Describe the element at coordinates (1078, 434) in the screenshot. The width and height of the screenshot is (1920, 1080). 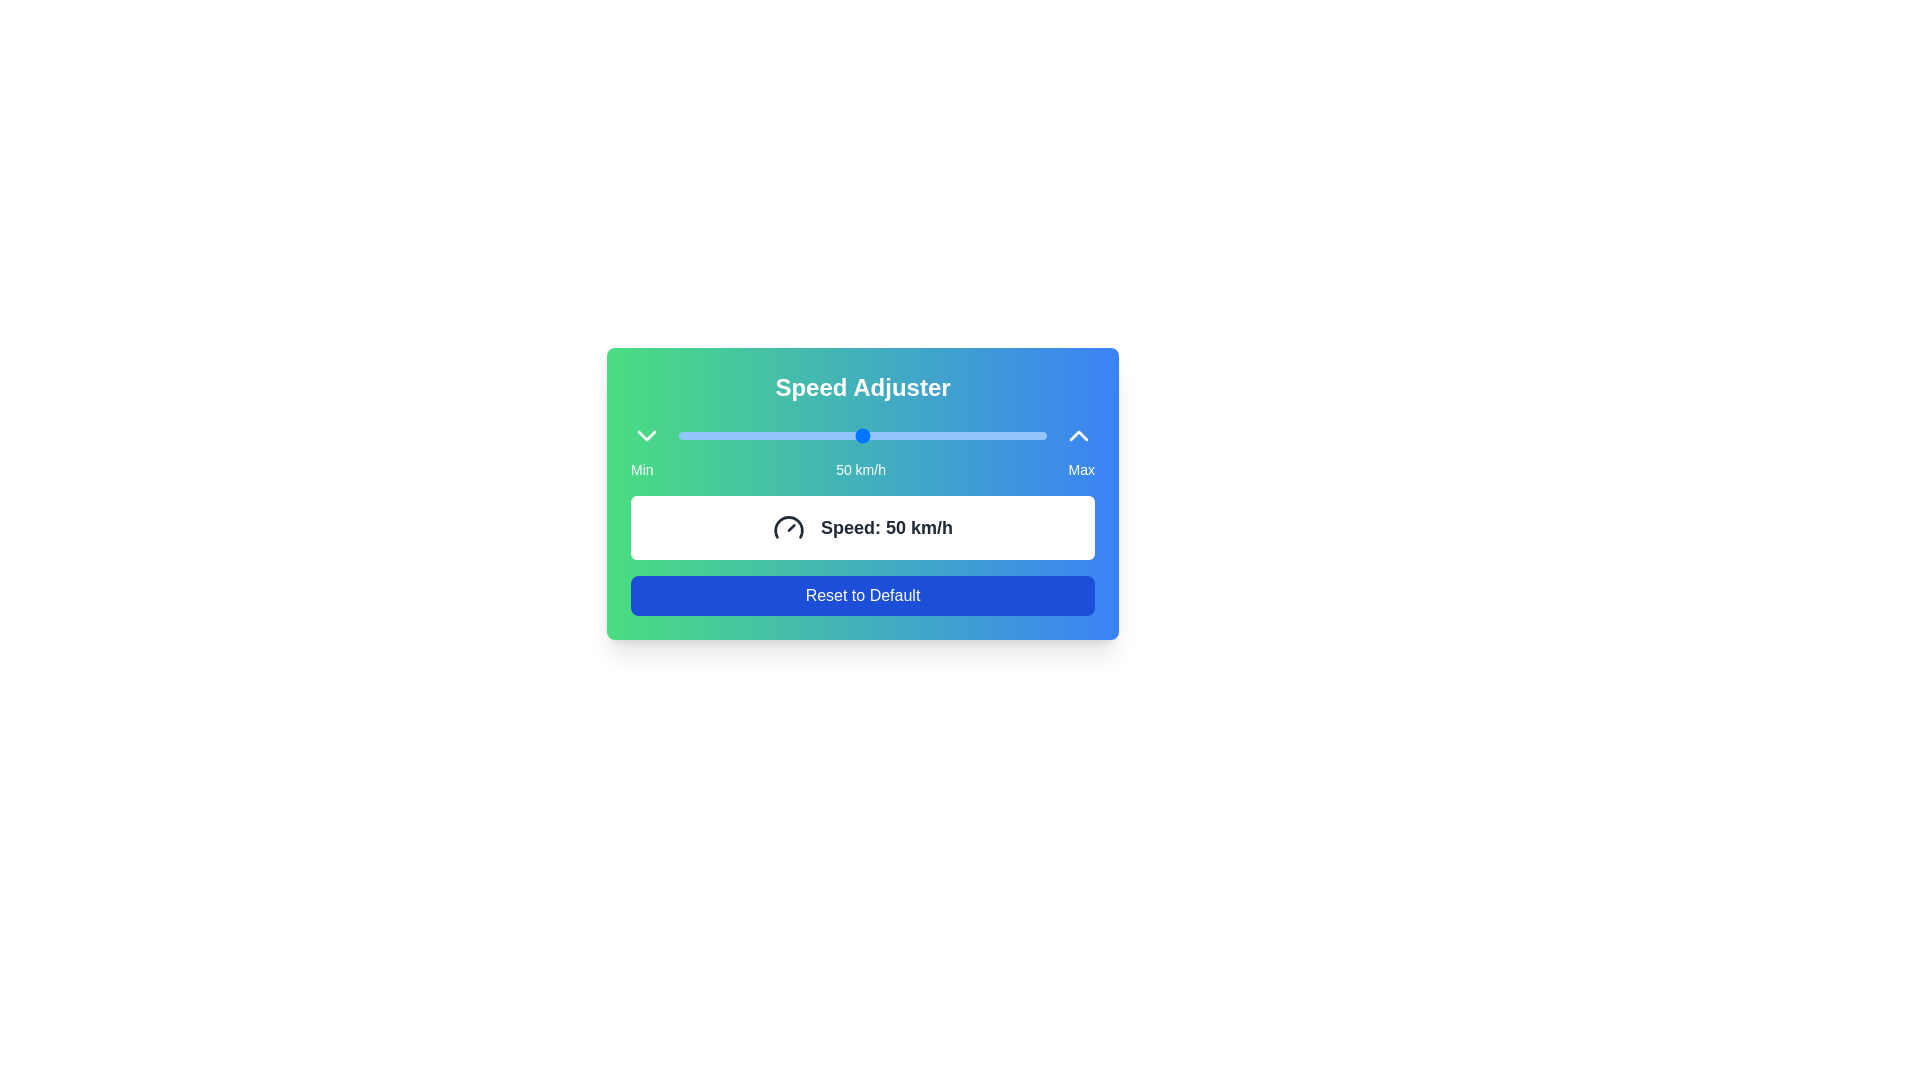
I see `the icon located in the top-left corner of the 'Speed Adjuster' interface` at that location.